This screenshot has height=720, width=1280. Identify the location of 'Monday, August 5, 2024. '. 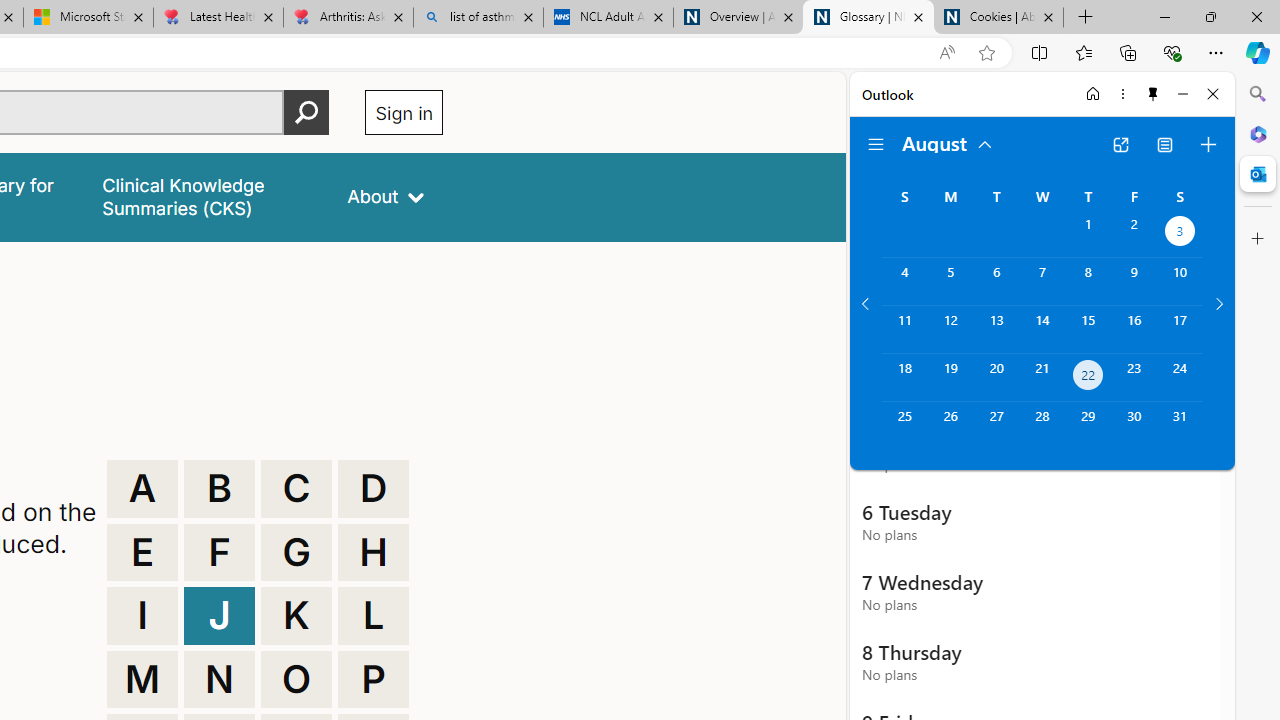
(949, 281).